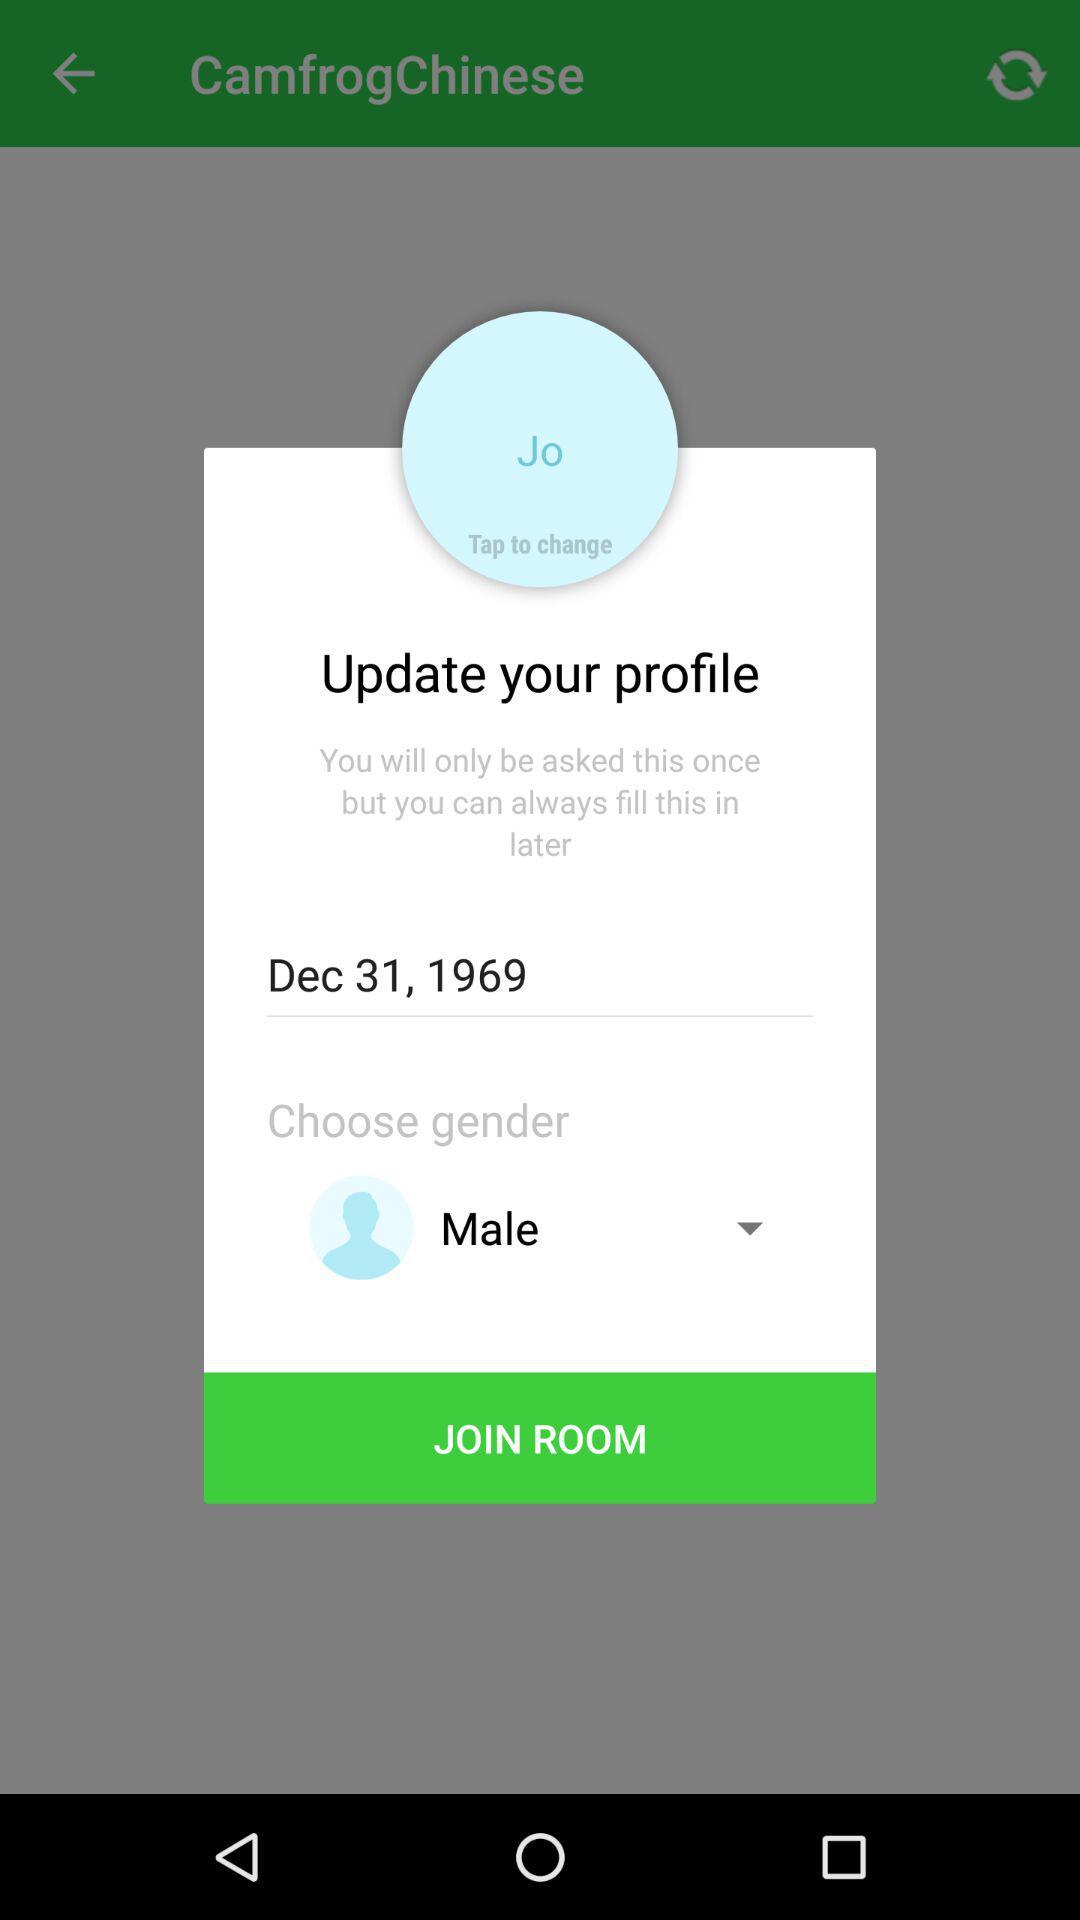 The height and width of the screenshot is (1920, 1080). I want to click on icon below the you will only, so click(540, 974).